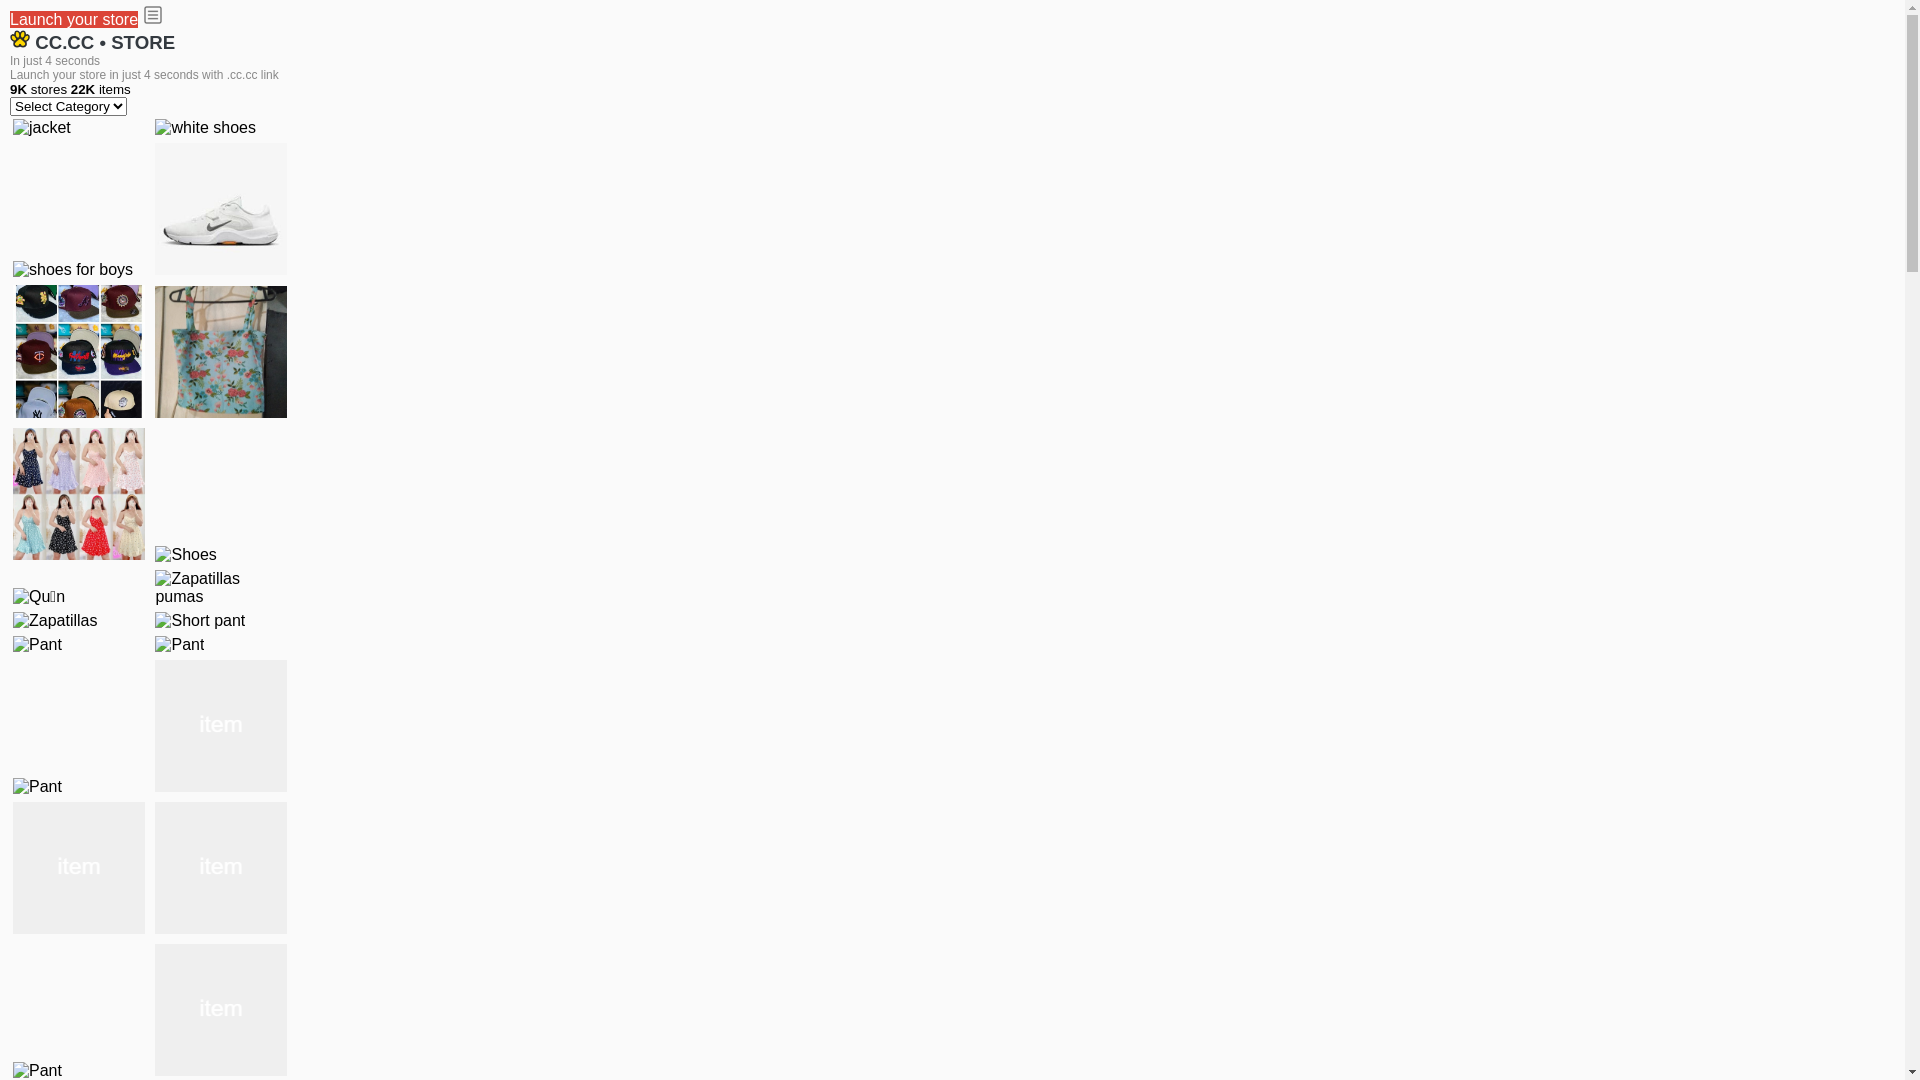  I want to click on 'Zapatillas pumas', so click(153, 586).